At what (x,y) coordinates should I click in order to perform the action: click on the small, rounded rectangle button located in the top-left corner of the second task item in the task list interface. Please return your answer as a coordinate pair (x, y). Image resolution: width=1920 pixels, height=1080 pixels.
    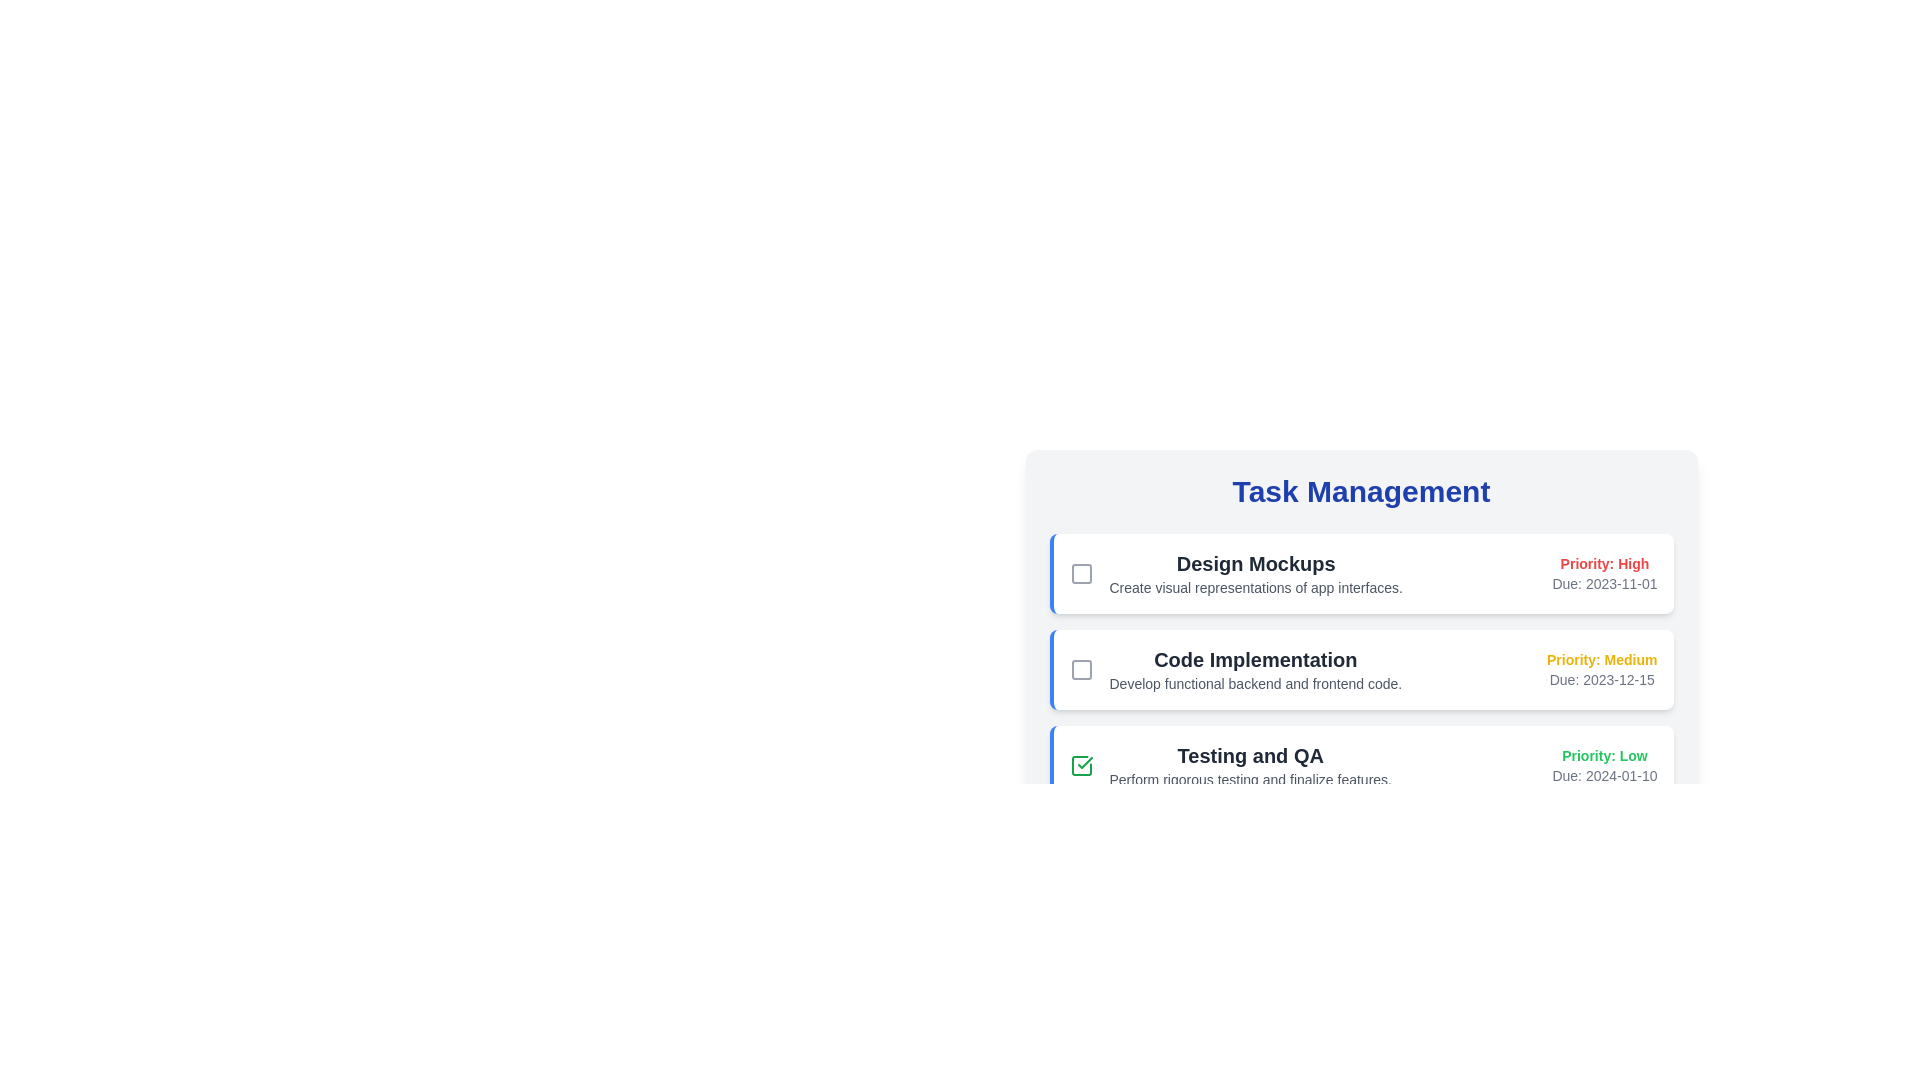
    Looking at the image, I should click on (1080, 670).